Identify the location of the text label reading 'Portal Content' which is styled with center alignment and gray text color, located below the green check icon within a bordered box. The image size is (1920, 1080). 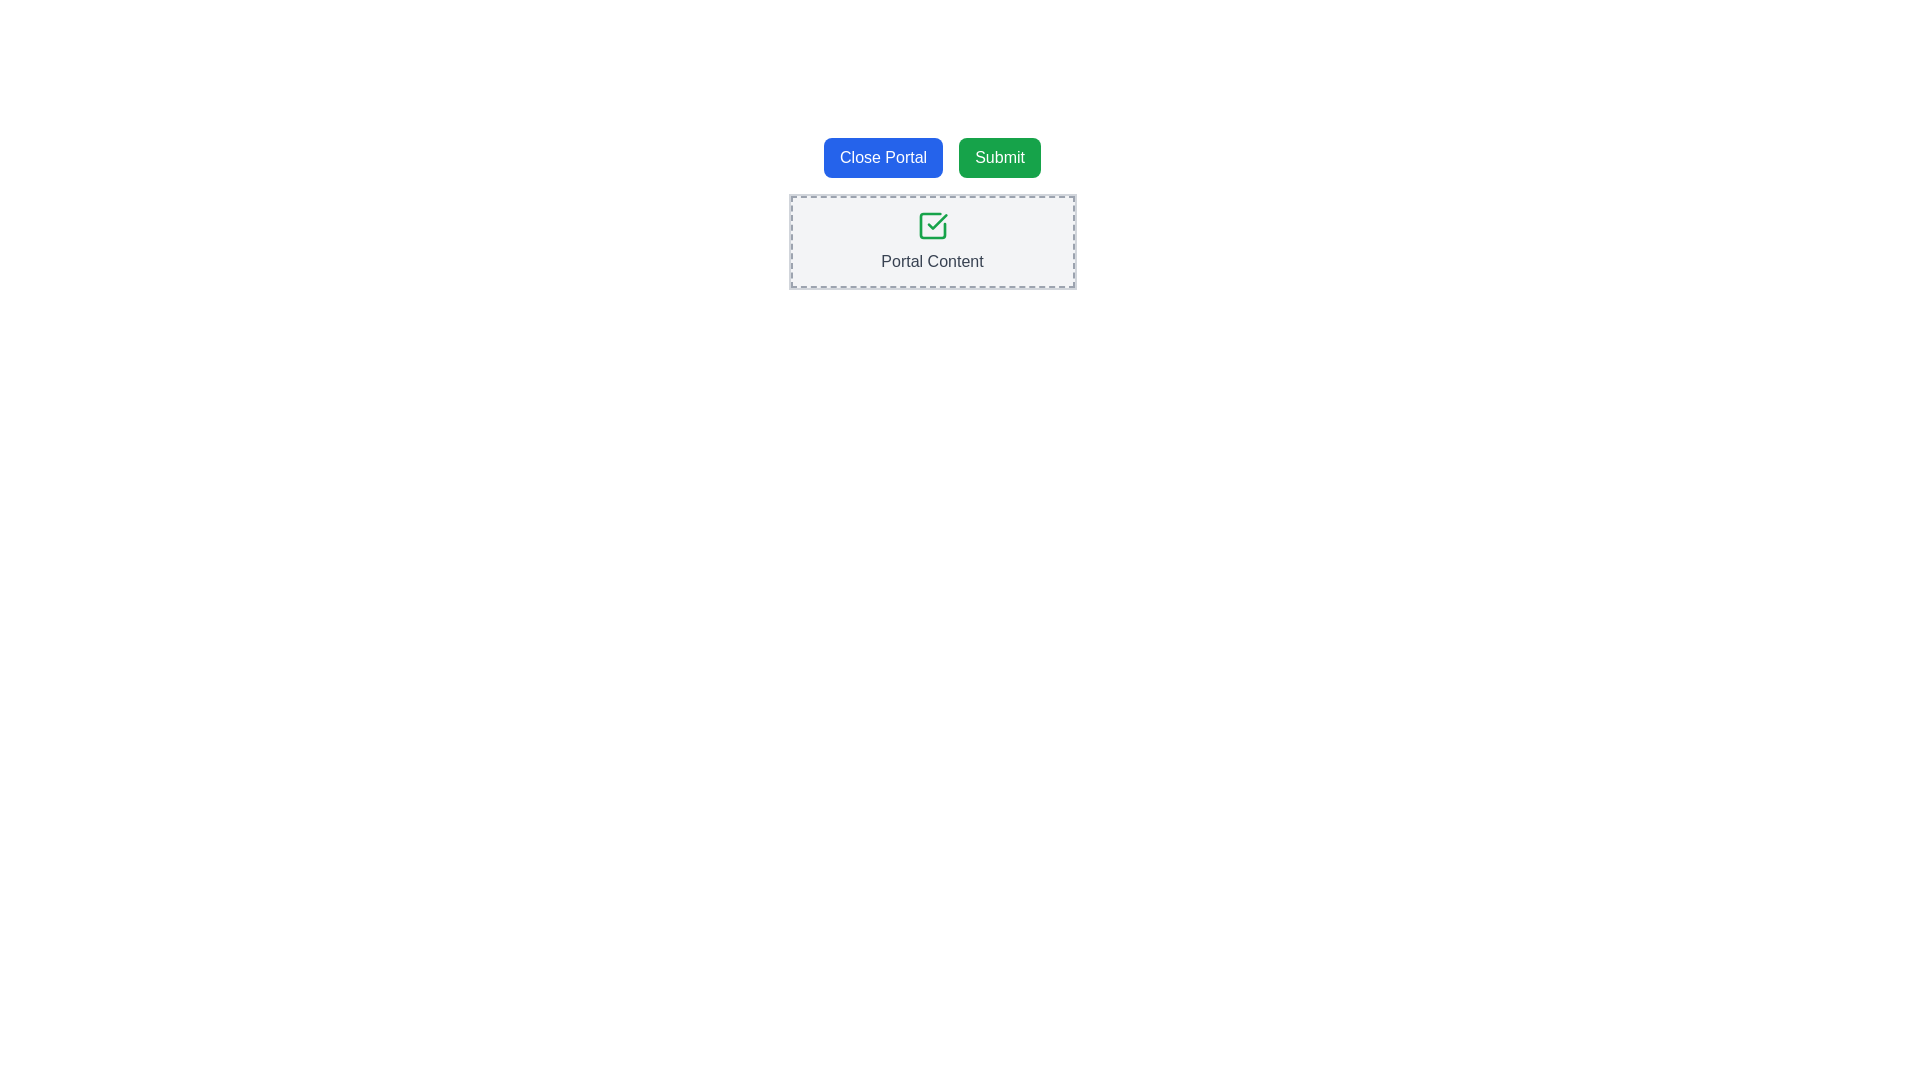
(931, 241).